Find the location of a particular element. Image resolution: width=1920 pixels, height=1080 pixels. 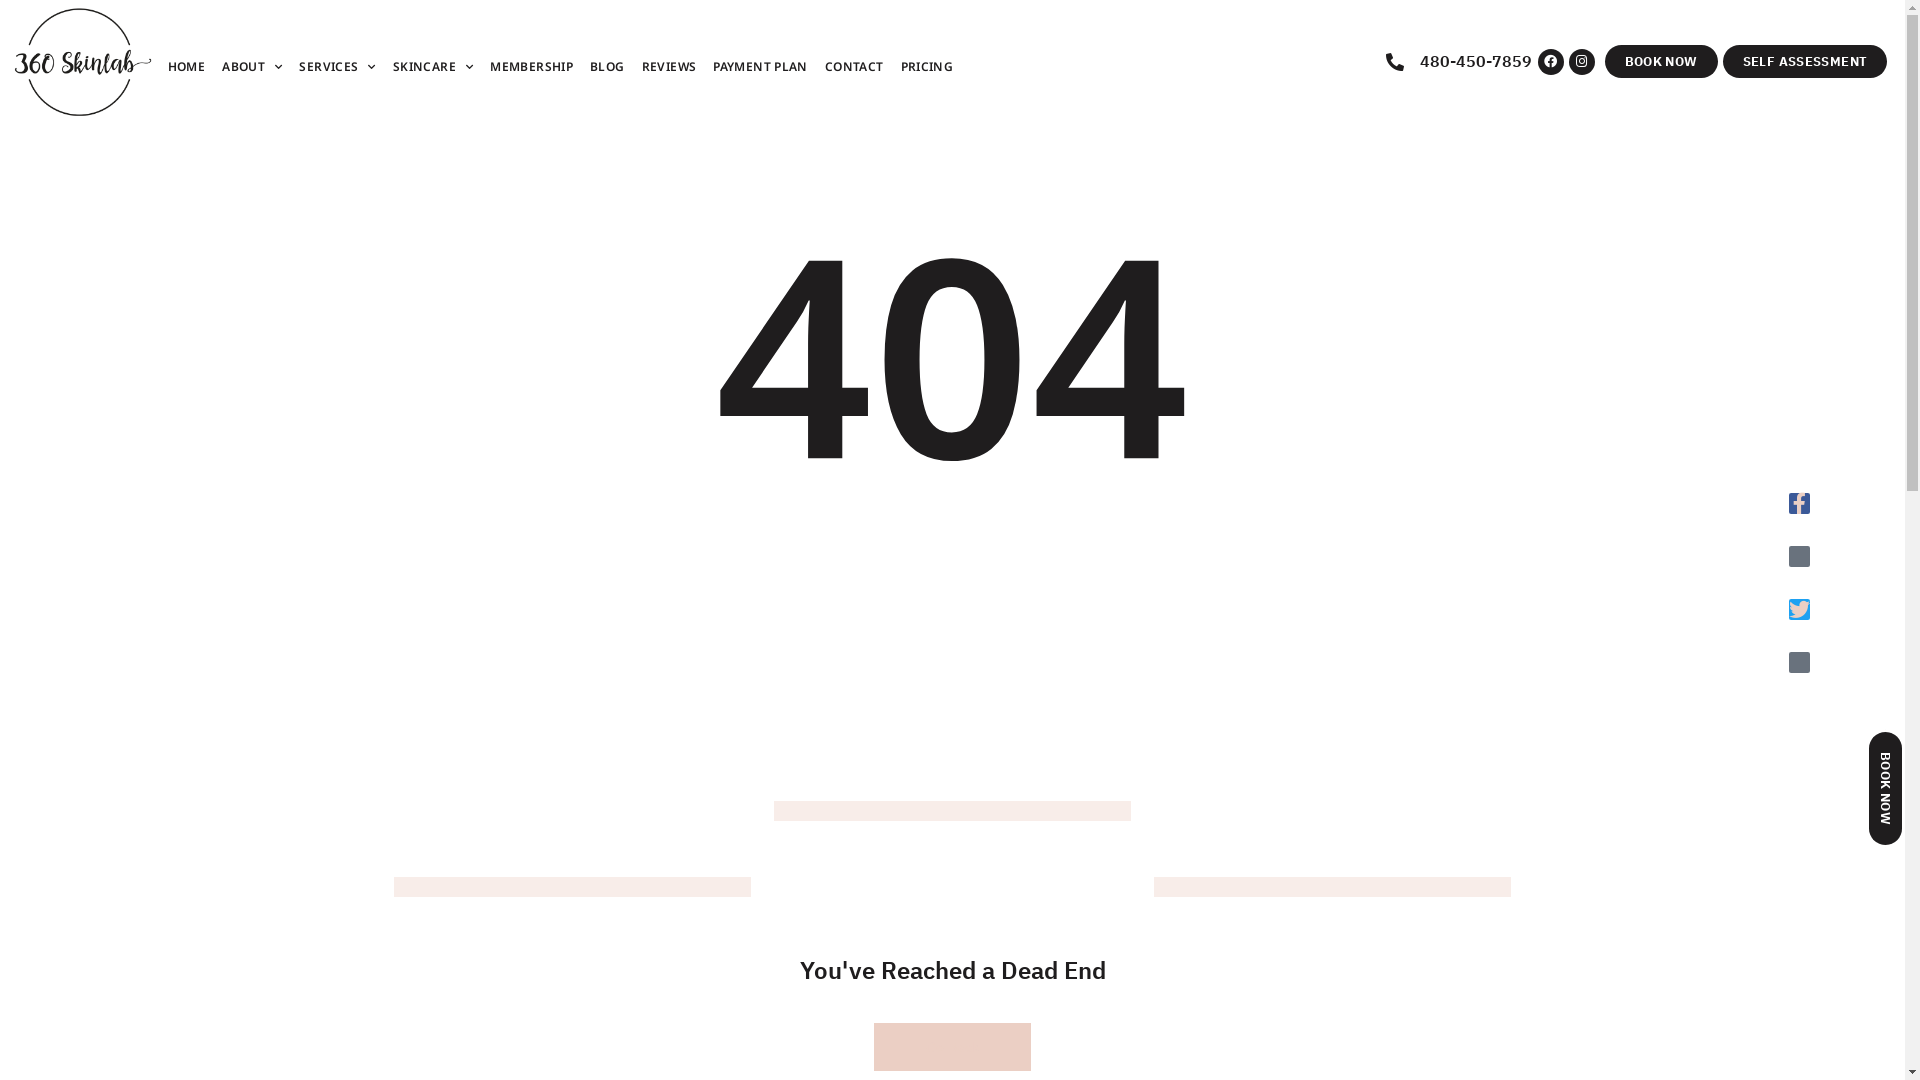

'CONTACT' is located at coordinates (854, 65).